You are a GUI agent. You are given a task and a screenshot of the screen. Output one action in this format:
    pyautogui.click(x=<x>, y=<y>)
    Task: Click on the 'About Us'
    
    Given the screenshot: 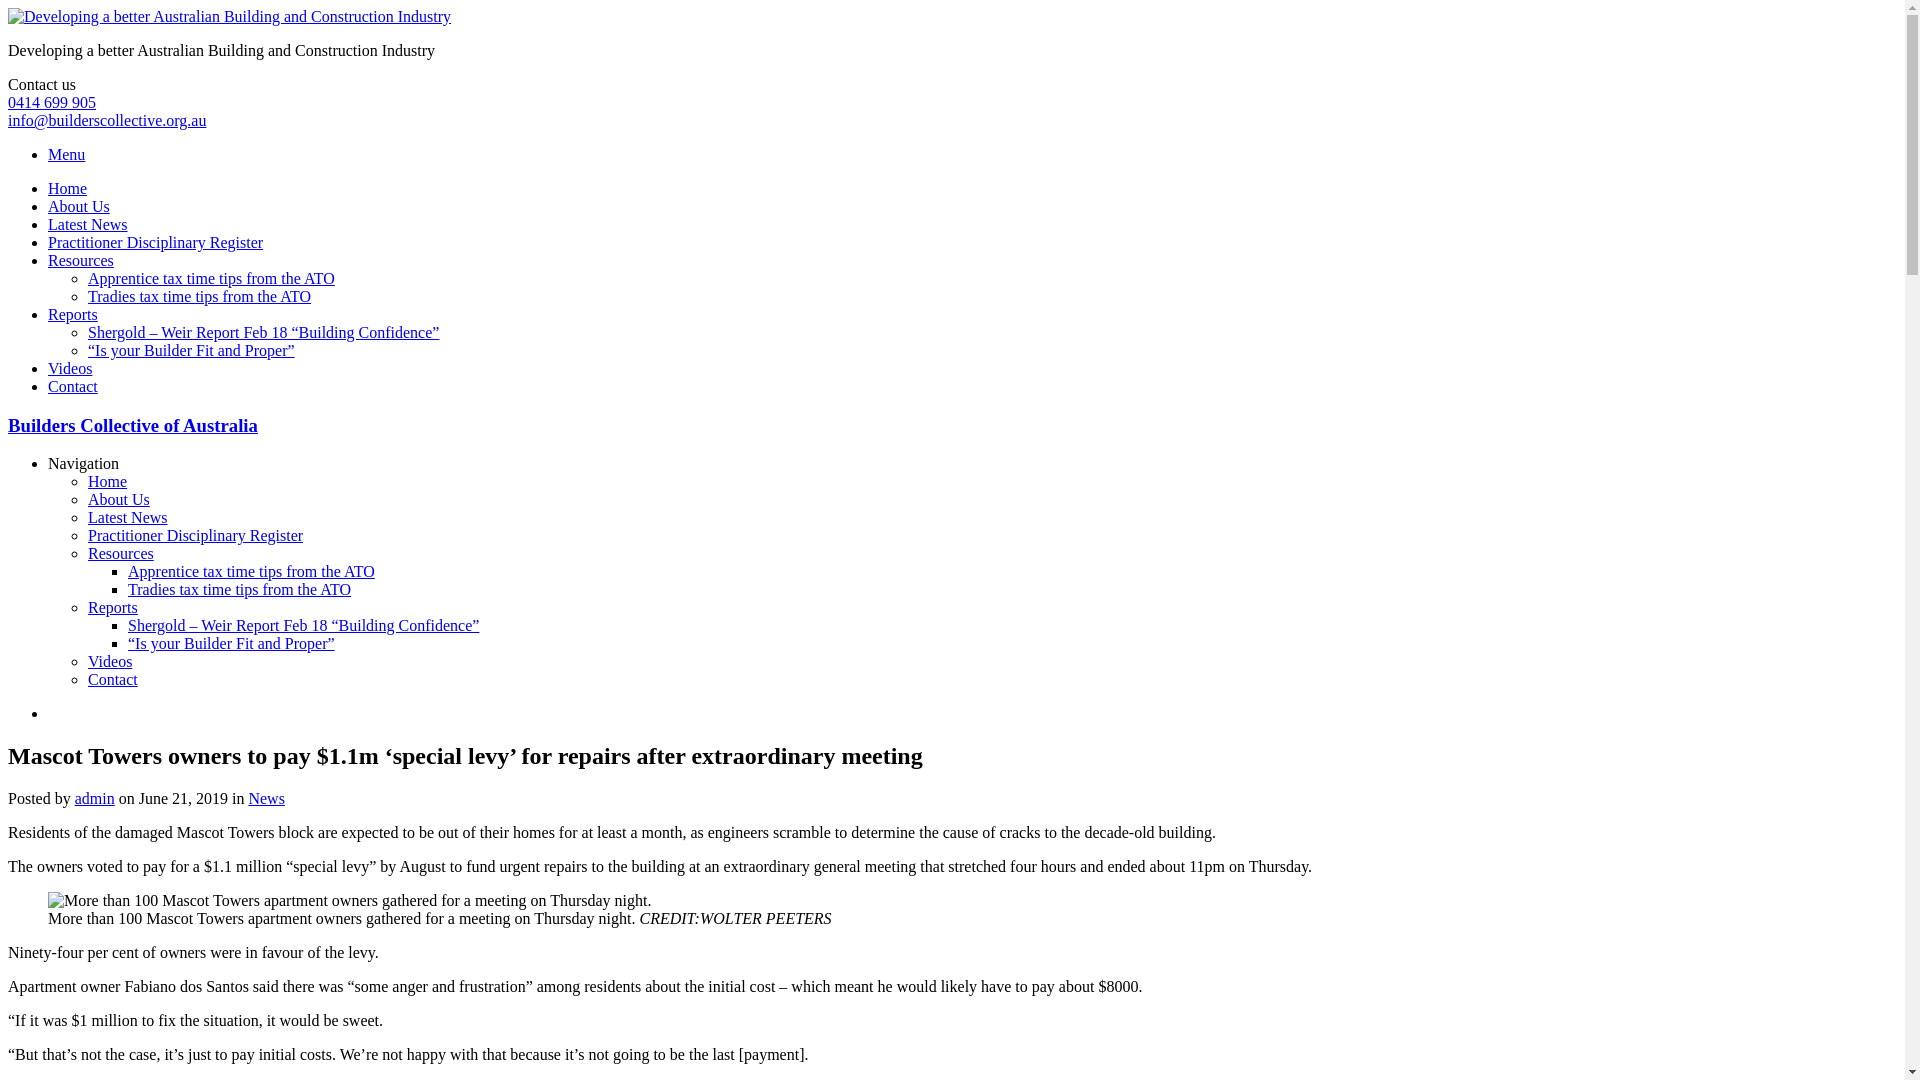 What is the action you would take?
    pyautogui.click(x=48, y=206)
    